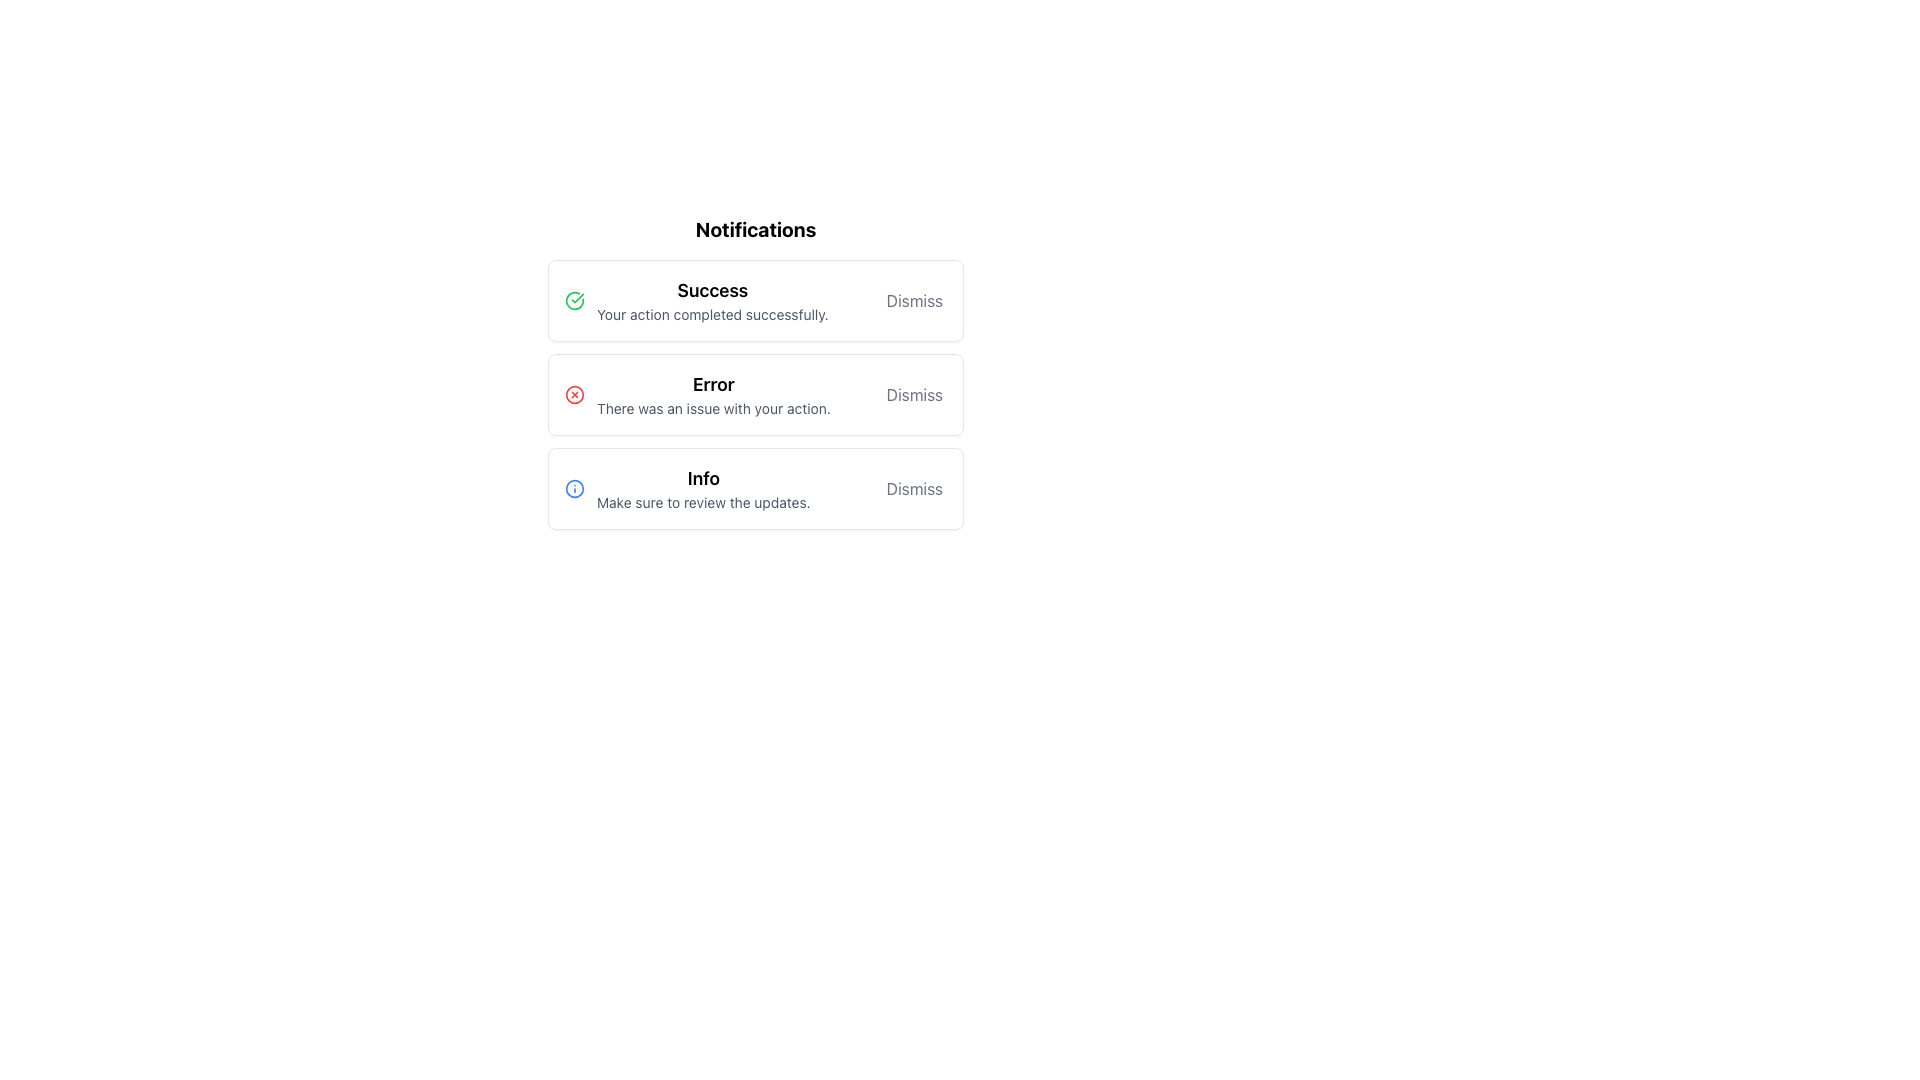 This screenshot has height=1080, width=1920. I want to click on the red circular close icon within the second notification card labeled 'Error', so click(574, 394).